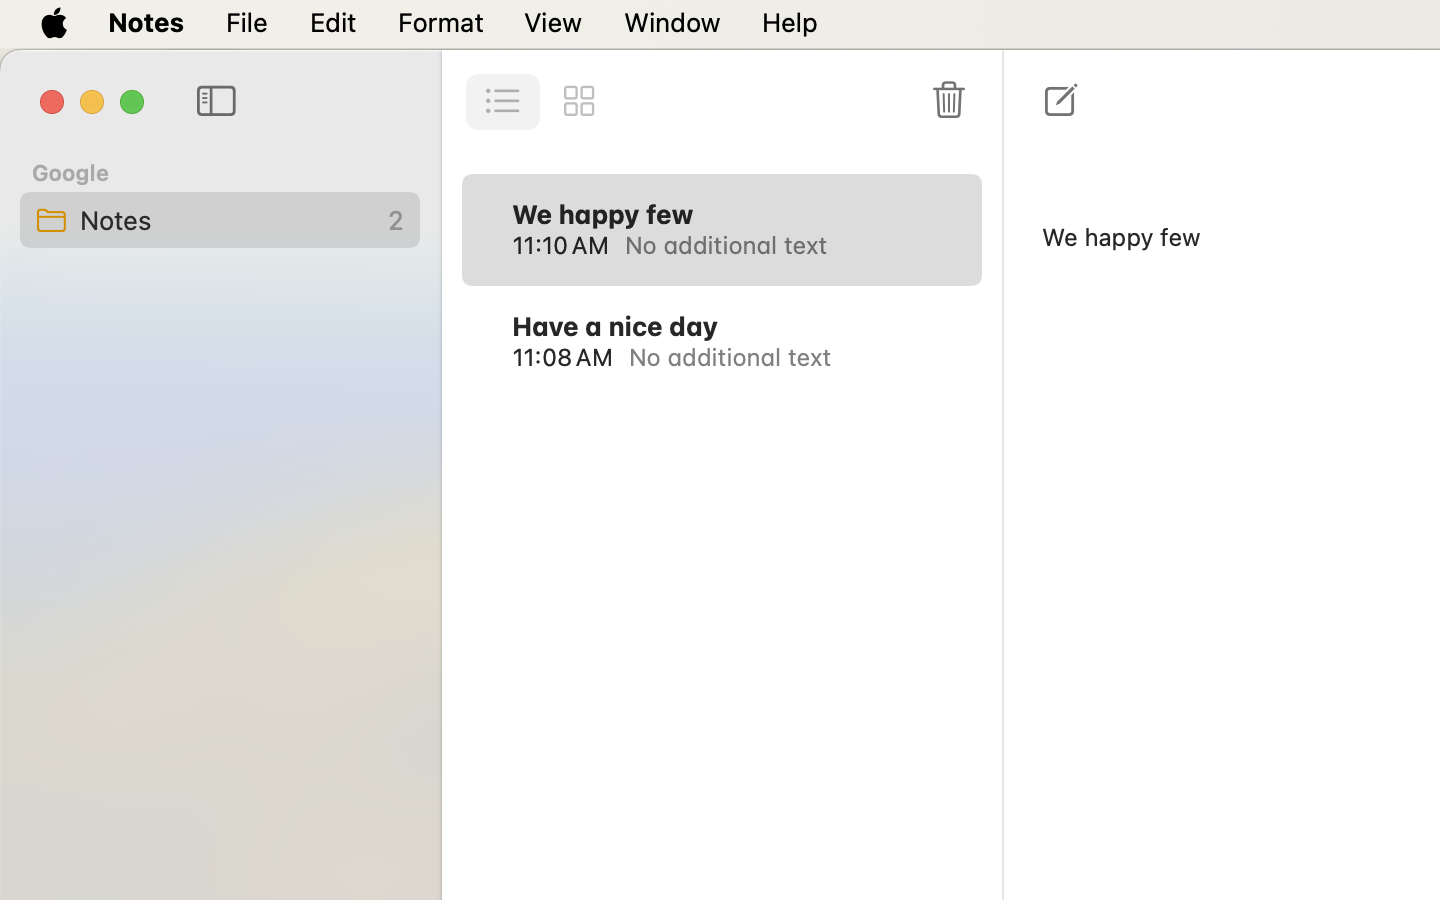 This screenshot has width=1440, height=900. What do you see at coordinates (560, 243) in the screenshot?
I see `'11:10 AM'` at bounding box center [560, 243].